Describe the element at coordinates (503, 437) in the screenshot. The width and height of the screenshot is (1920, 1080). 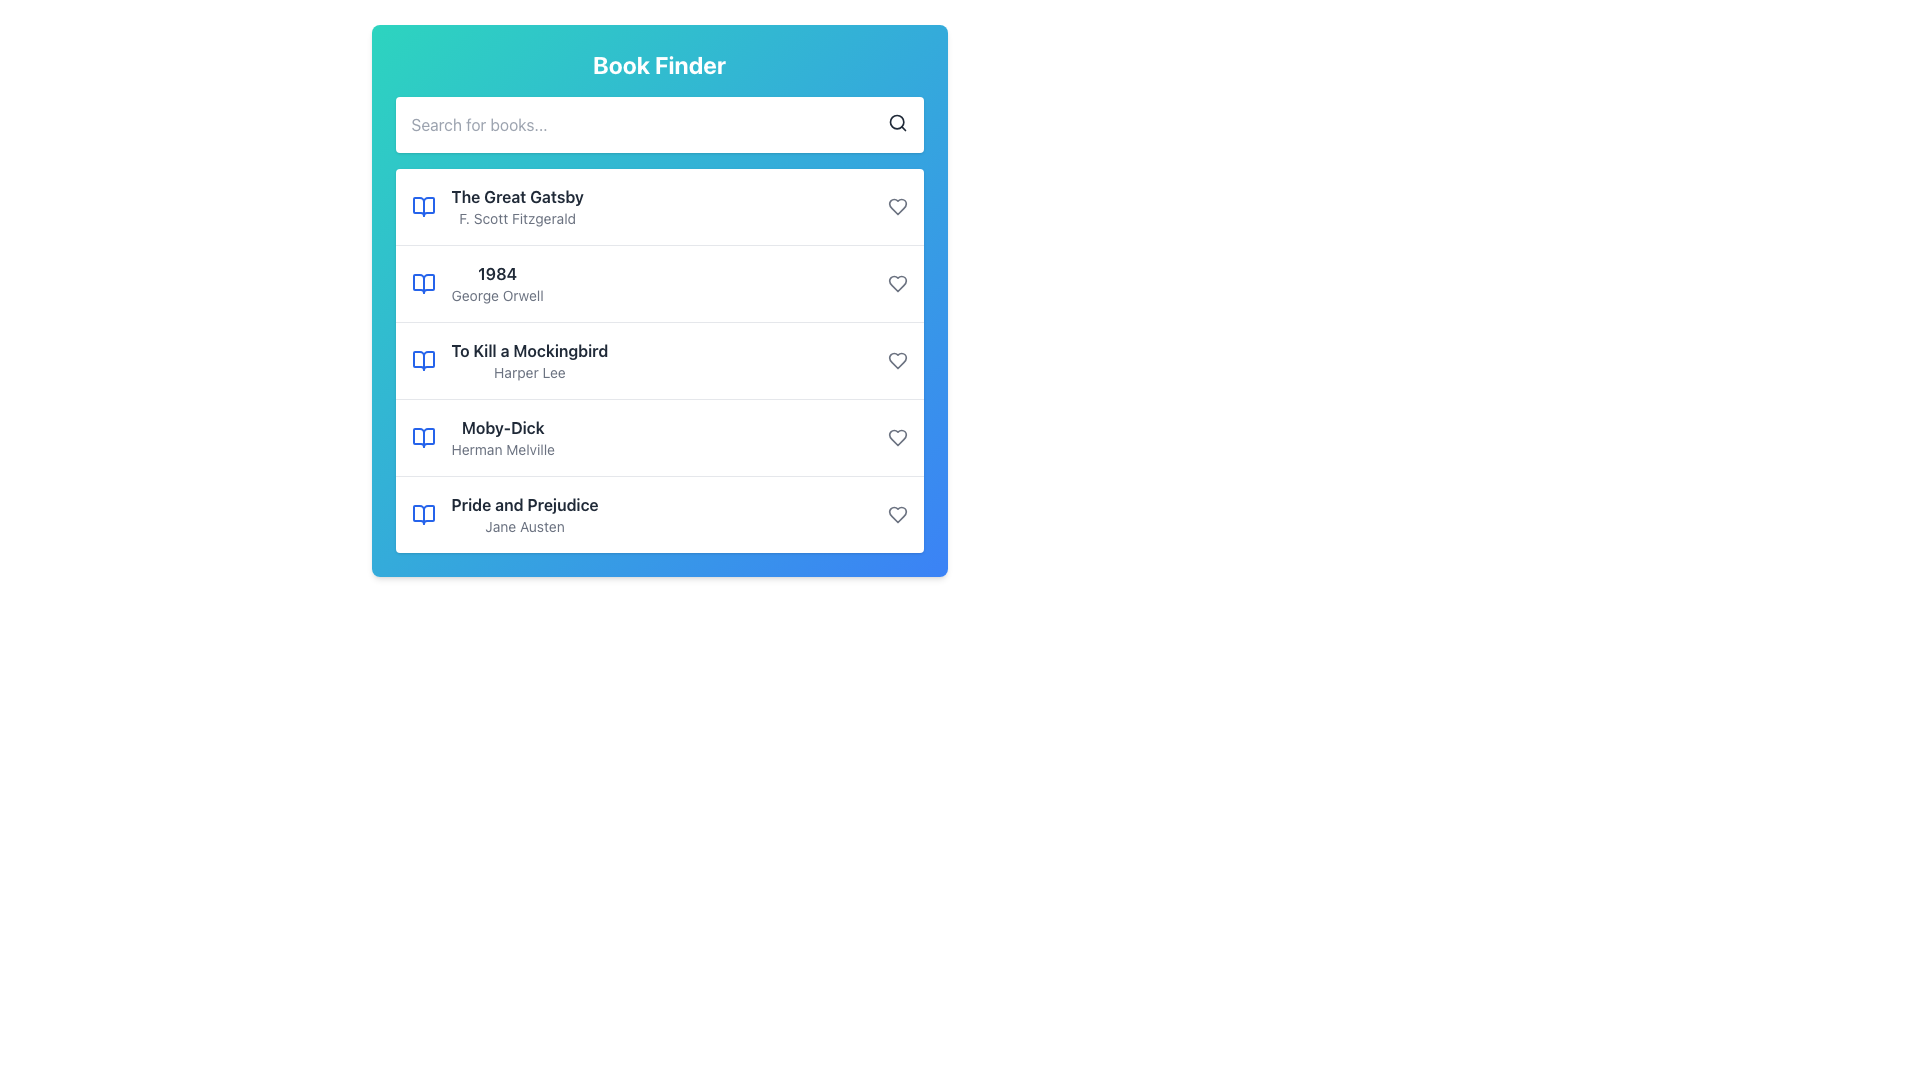
I see `the Text Display that shows information about a book, specifically positioned as the fourth item in the list, located below 'To Kill a Mockingbird' and above 'Pride and Prejudice'` at that location.